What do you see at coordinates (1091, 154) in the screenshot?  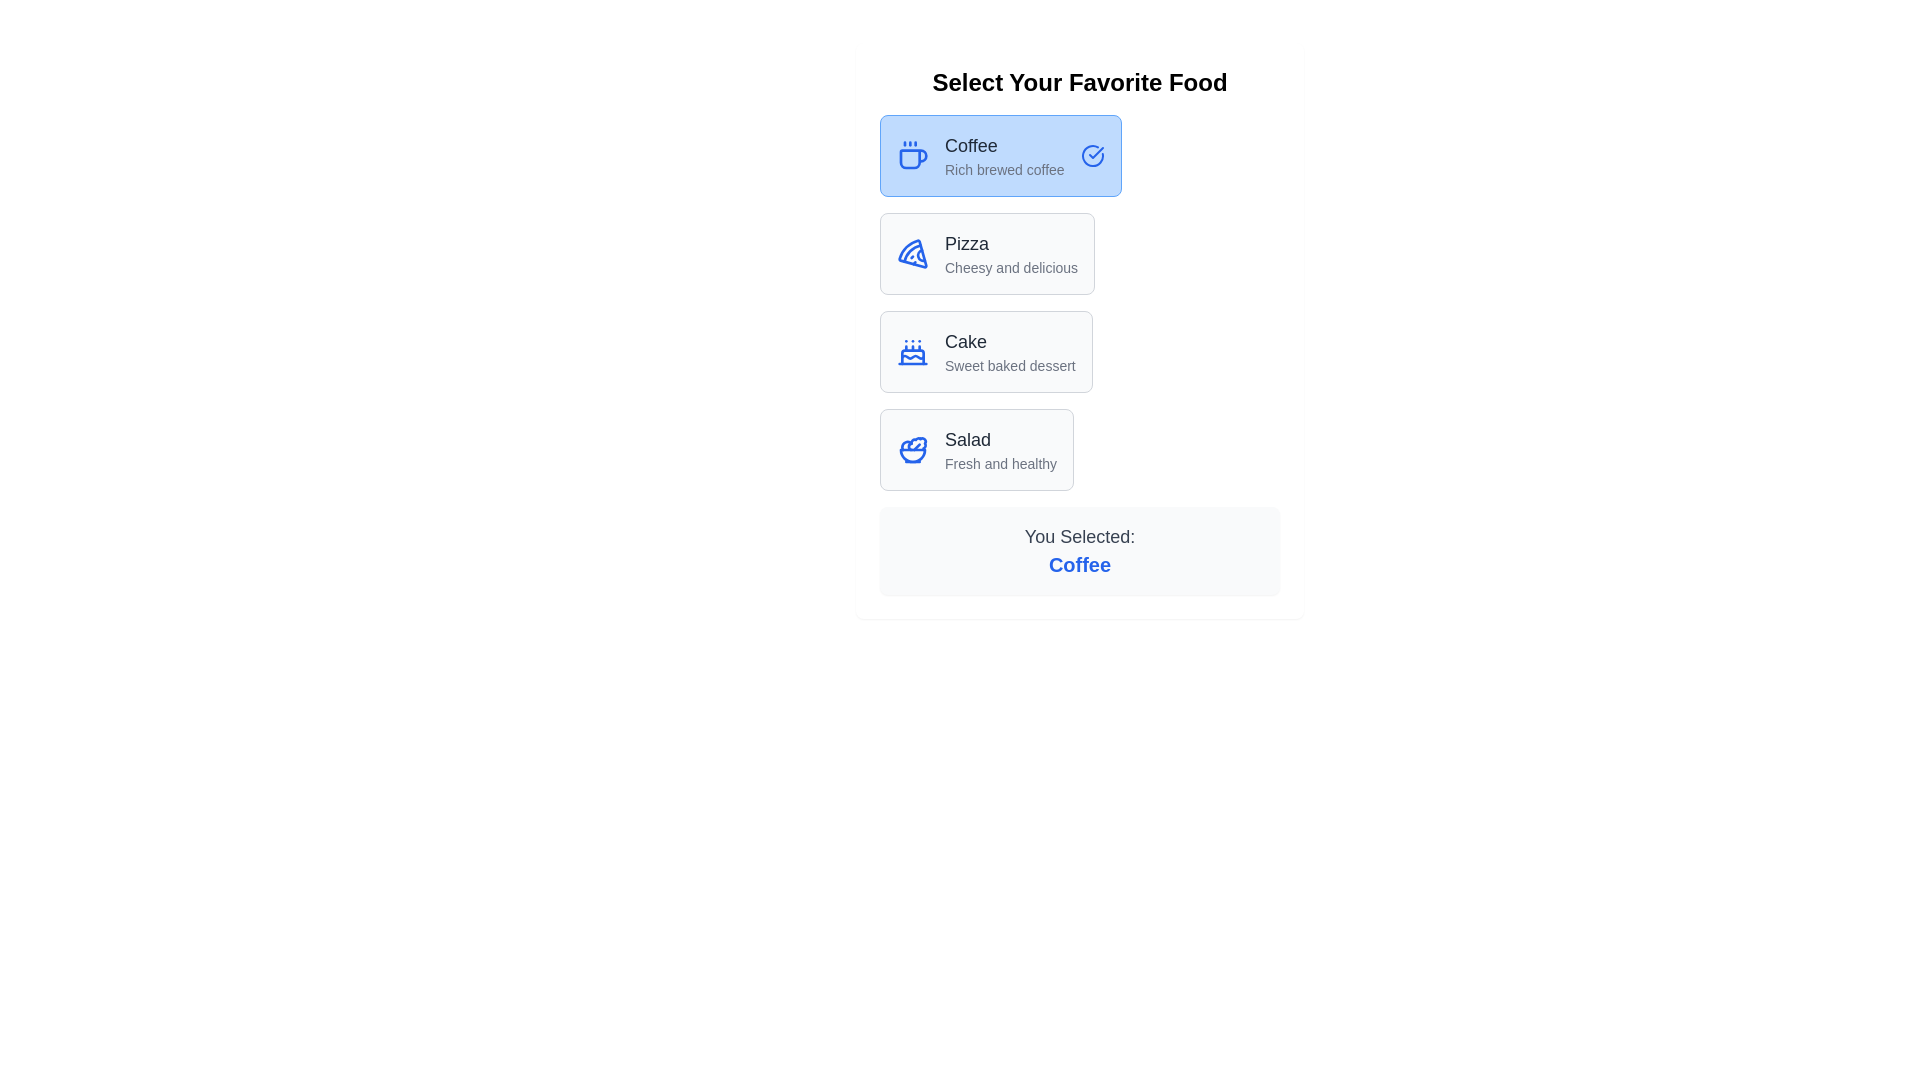 I see `the circular checkmark icon with a blue outline located in the upper-right corner of the 'Coffee Rich brewed coffee' list item for status indication` at bounding box center [1091, 154].